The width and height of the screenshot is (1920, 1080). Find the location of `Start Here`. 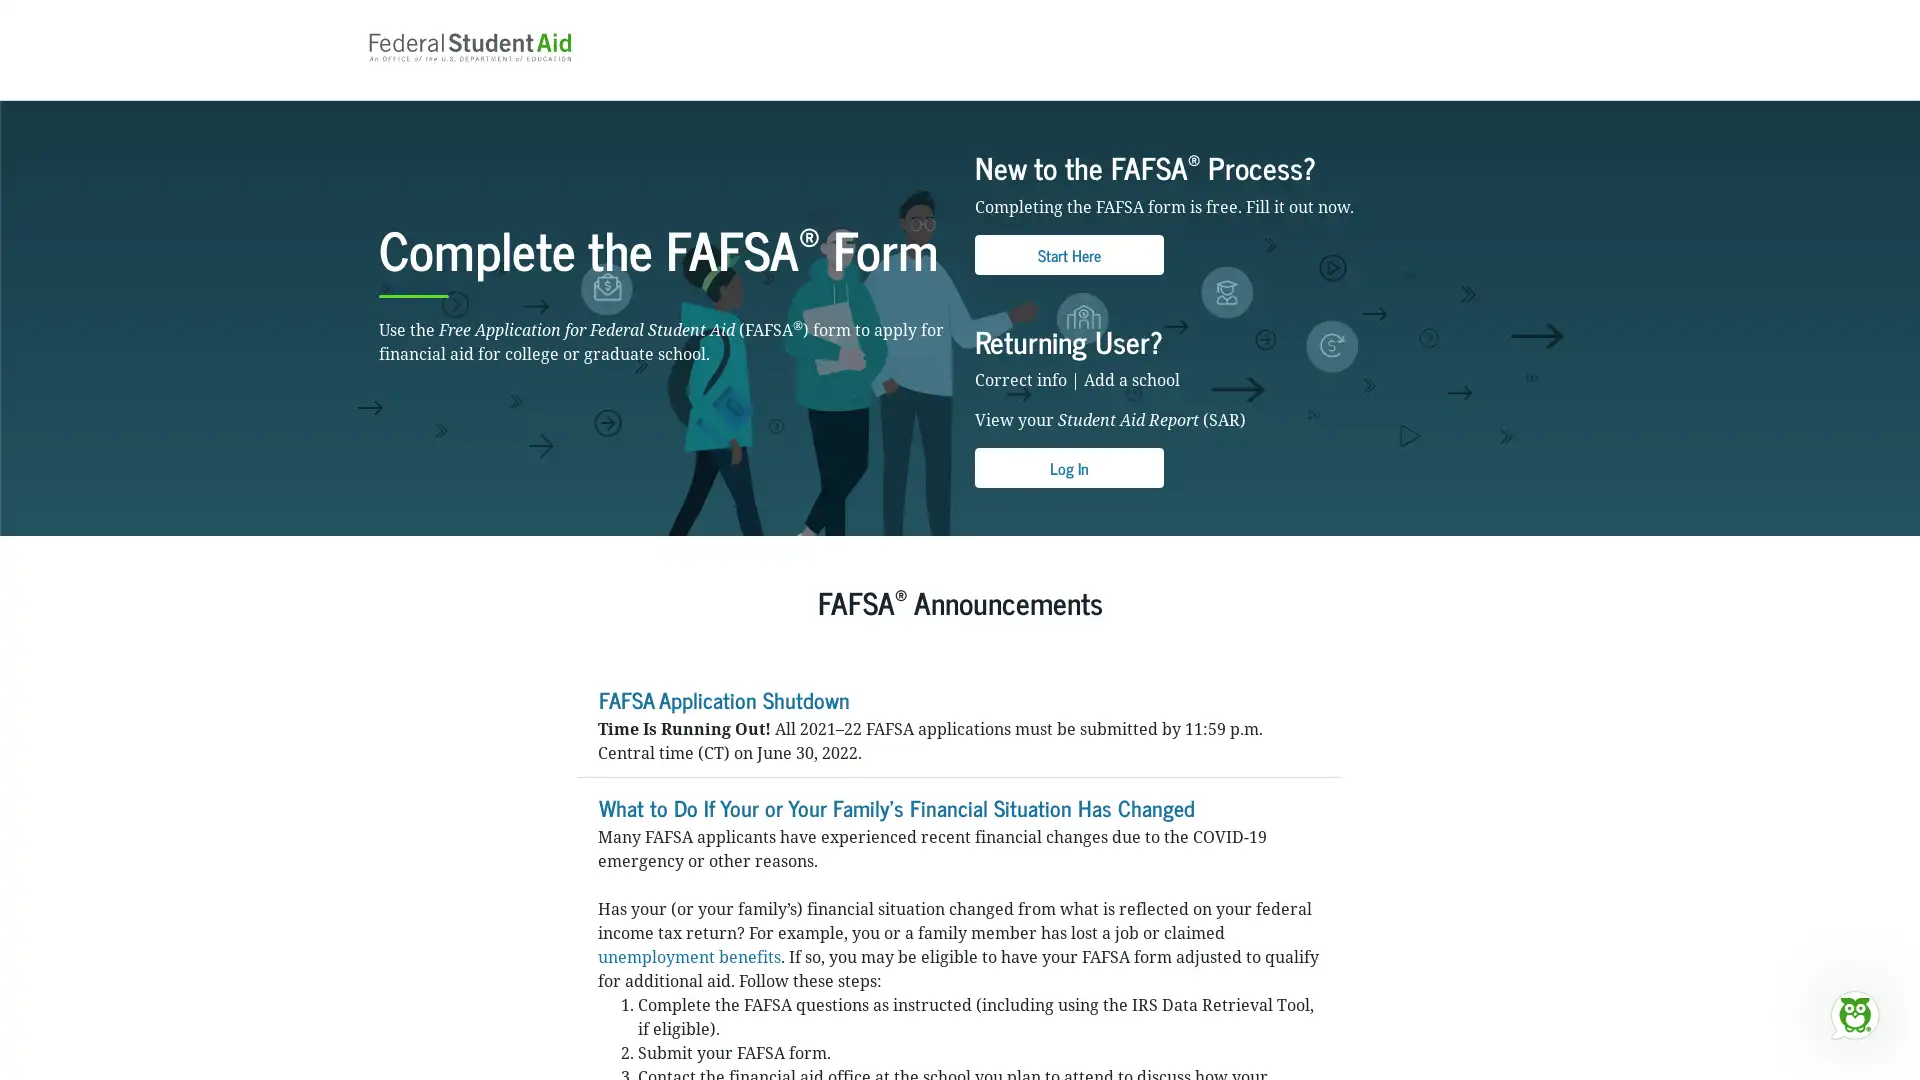

Start Here is located at coordinates (1068, 282).